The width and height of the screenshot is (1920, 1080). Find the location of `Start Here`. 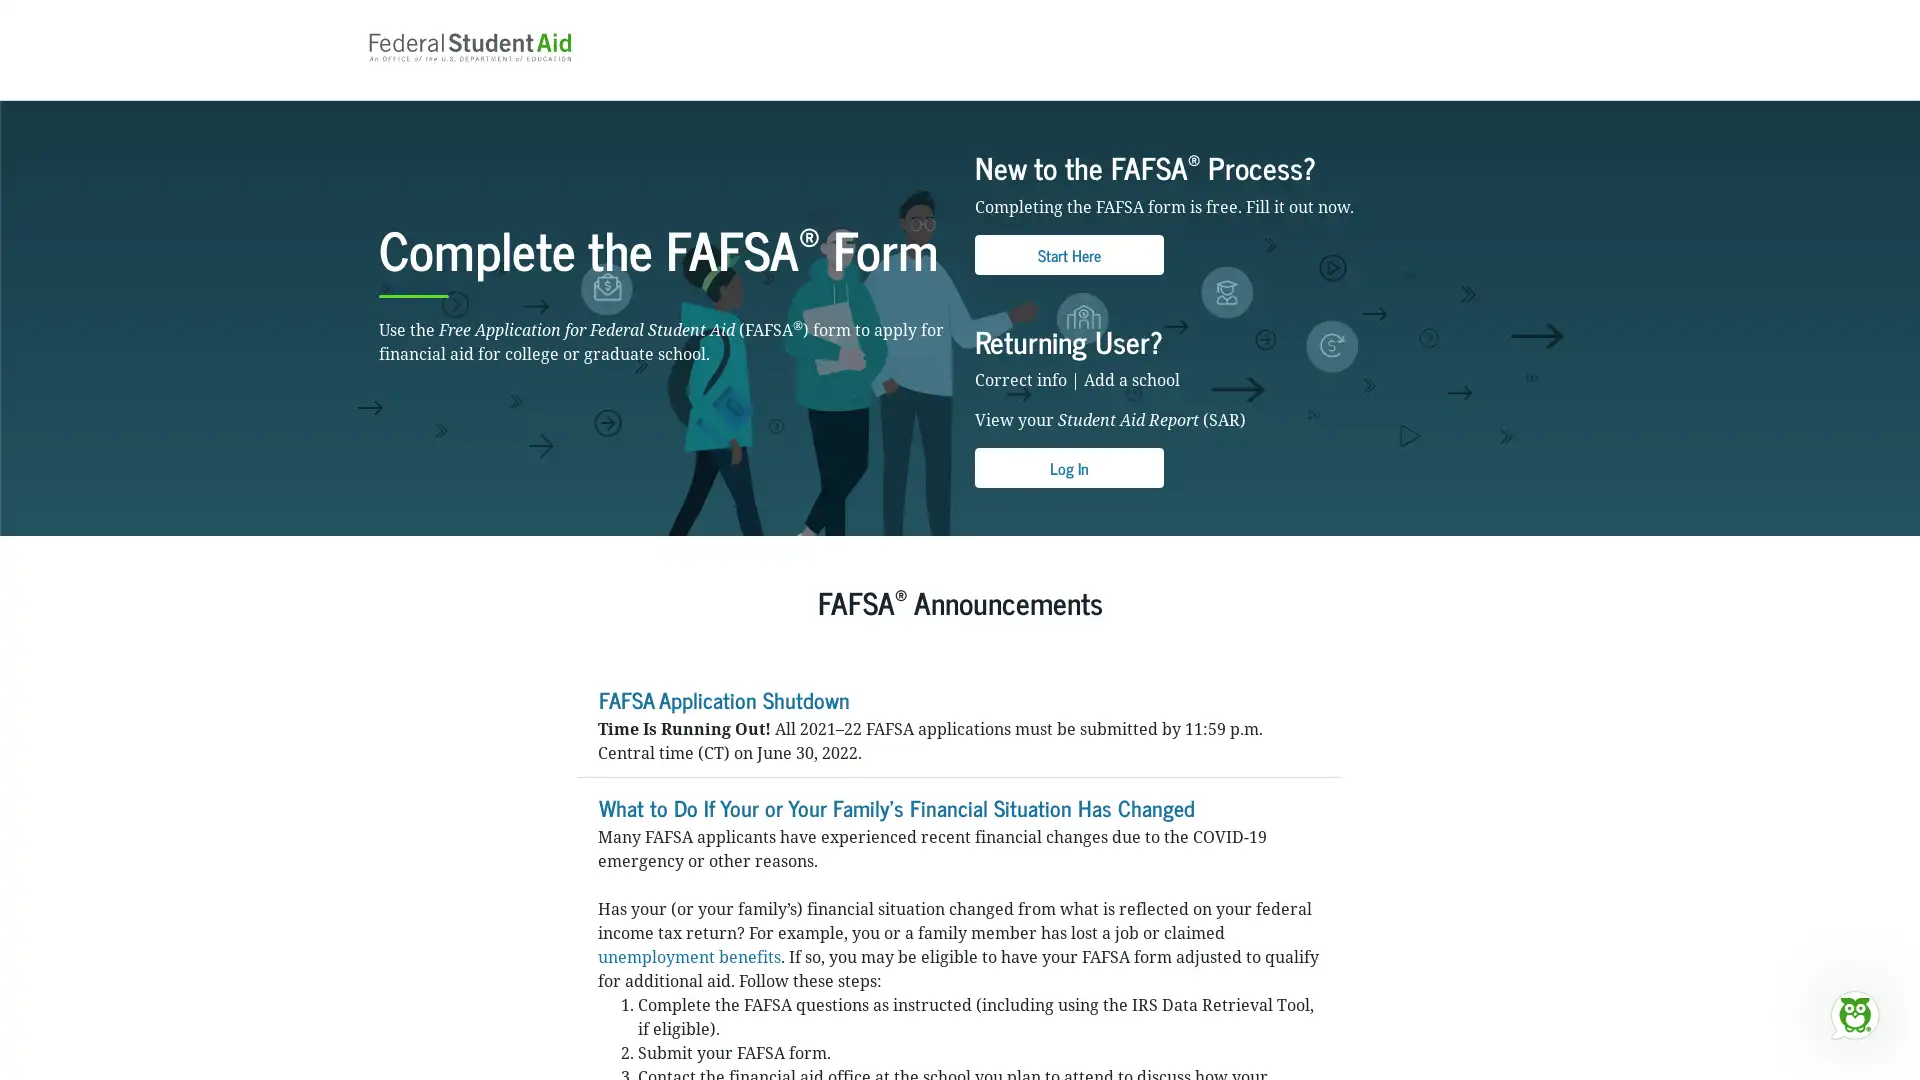

Start Here is located at coordinates (1068, 282).